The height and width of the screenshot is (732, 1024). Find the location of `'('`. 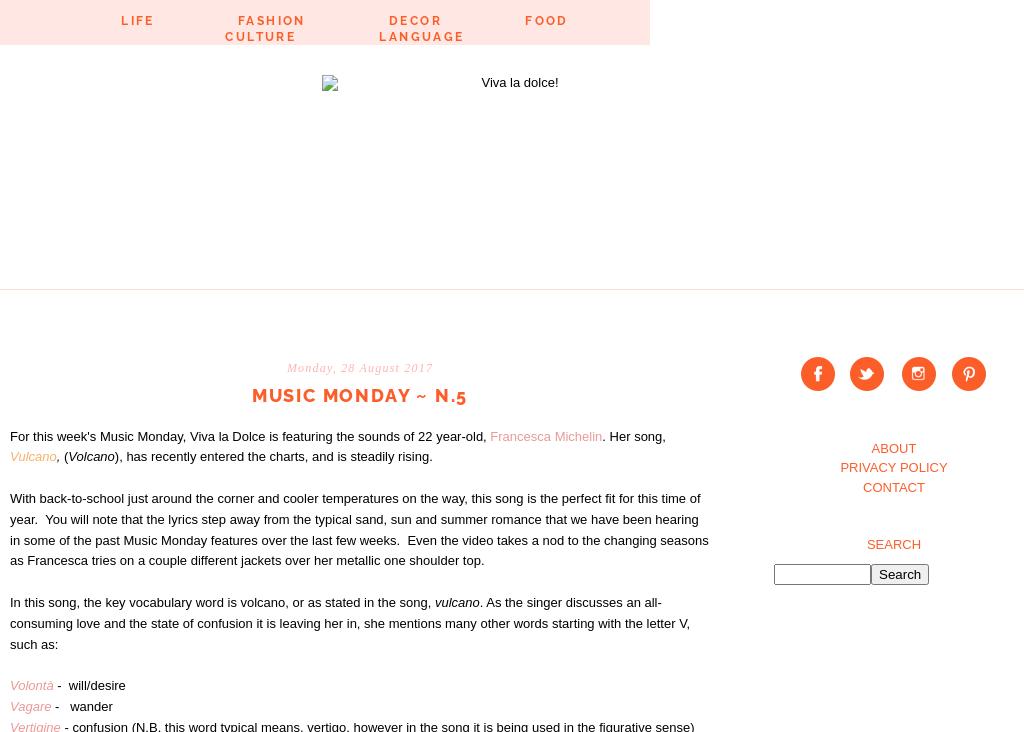

'(' is located at coordinates (63, 455).